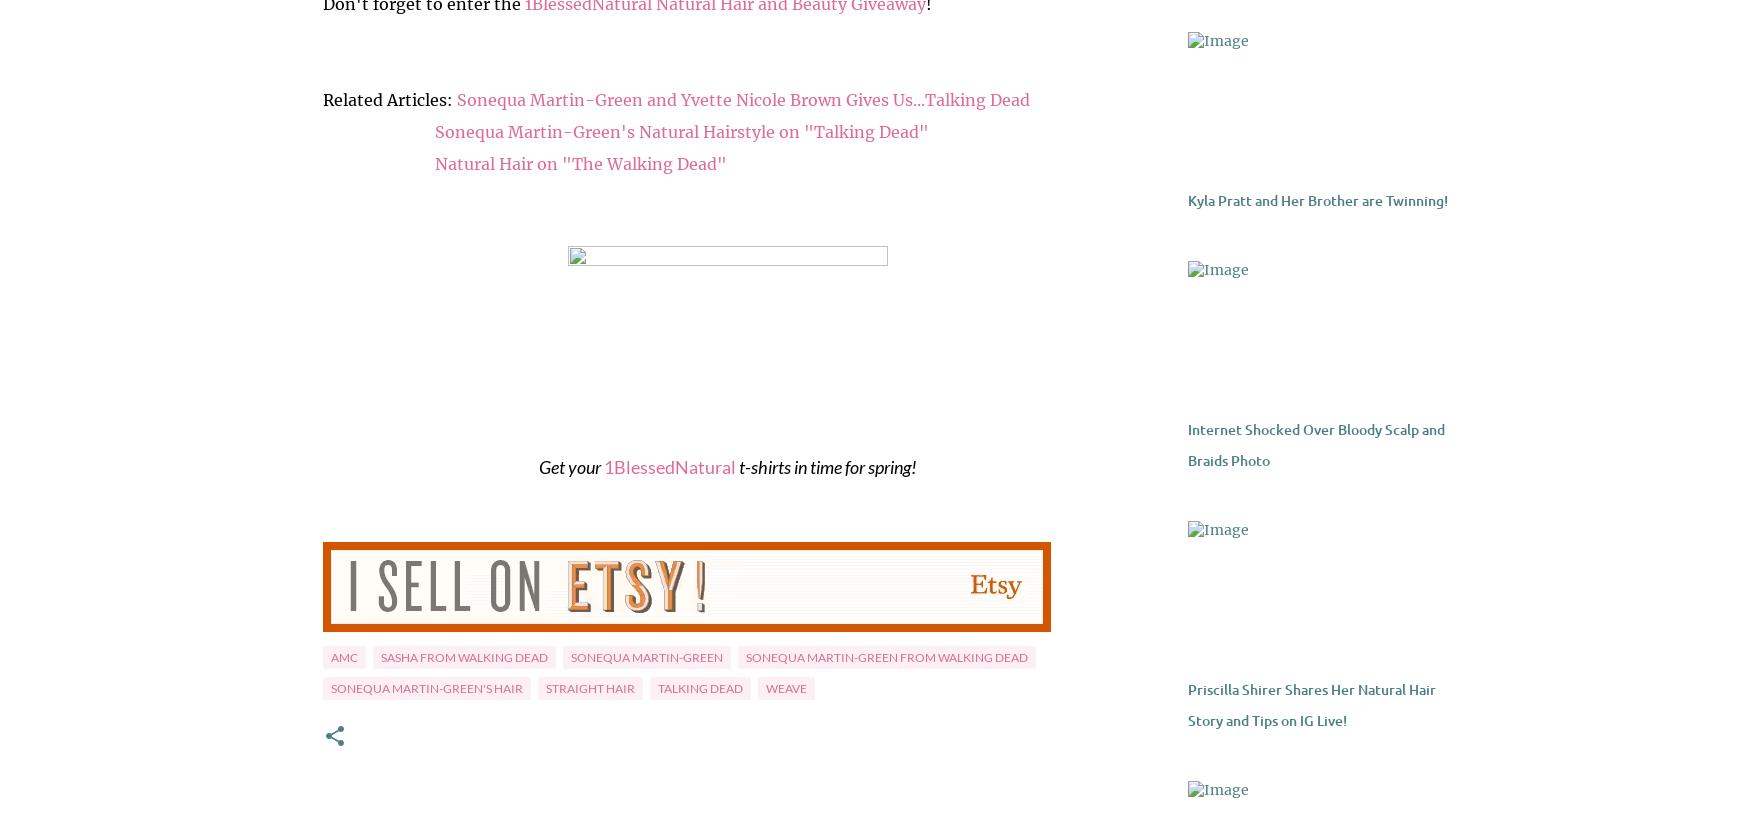  I want to click on 'amc', so click(343, 657).